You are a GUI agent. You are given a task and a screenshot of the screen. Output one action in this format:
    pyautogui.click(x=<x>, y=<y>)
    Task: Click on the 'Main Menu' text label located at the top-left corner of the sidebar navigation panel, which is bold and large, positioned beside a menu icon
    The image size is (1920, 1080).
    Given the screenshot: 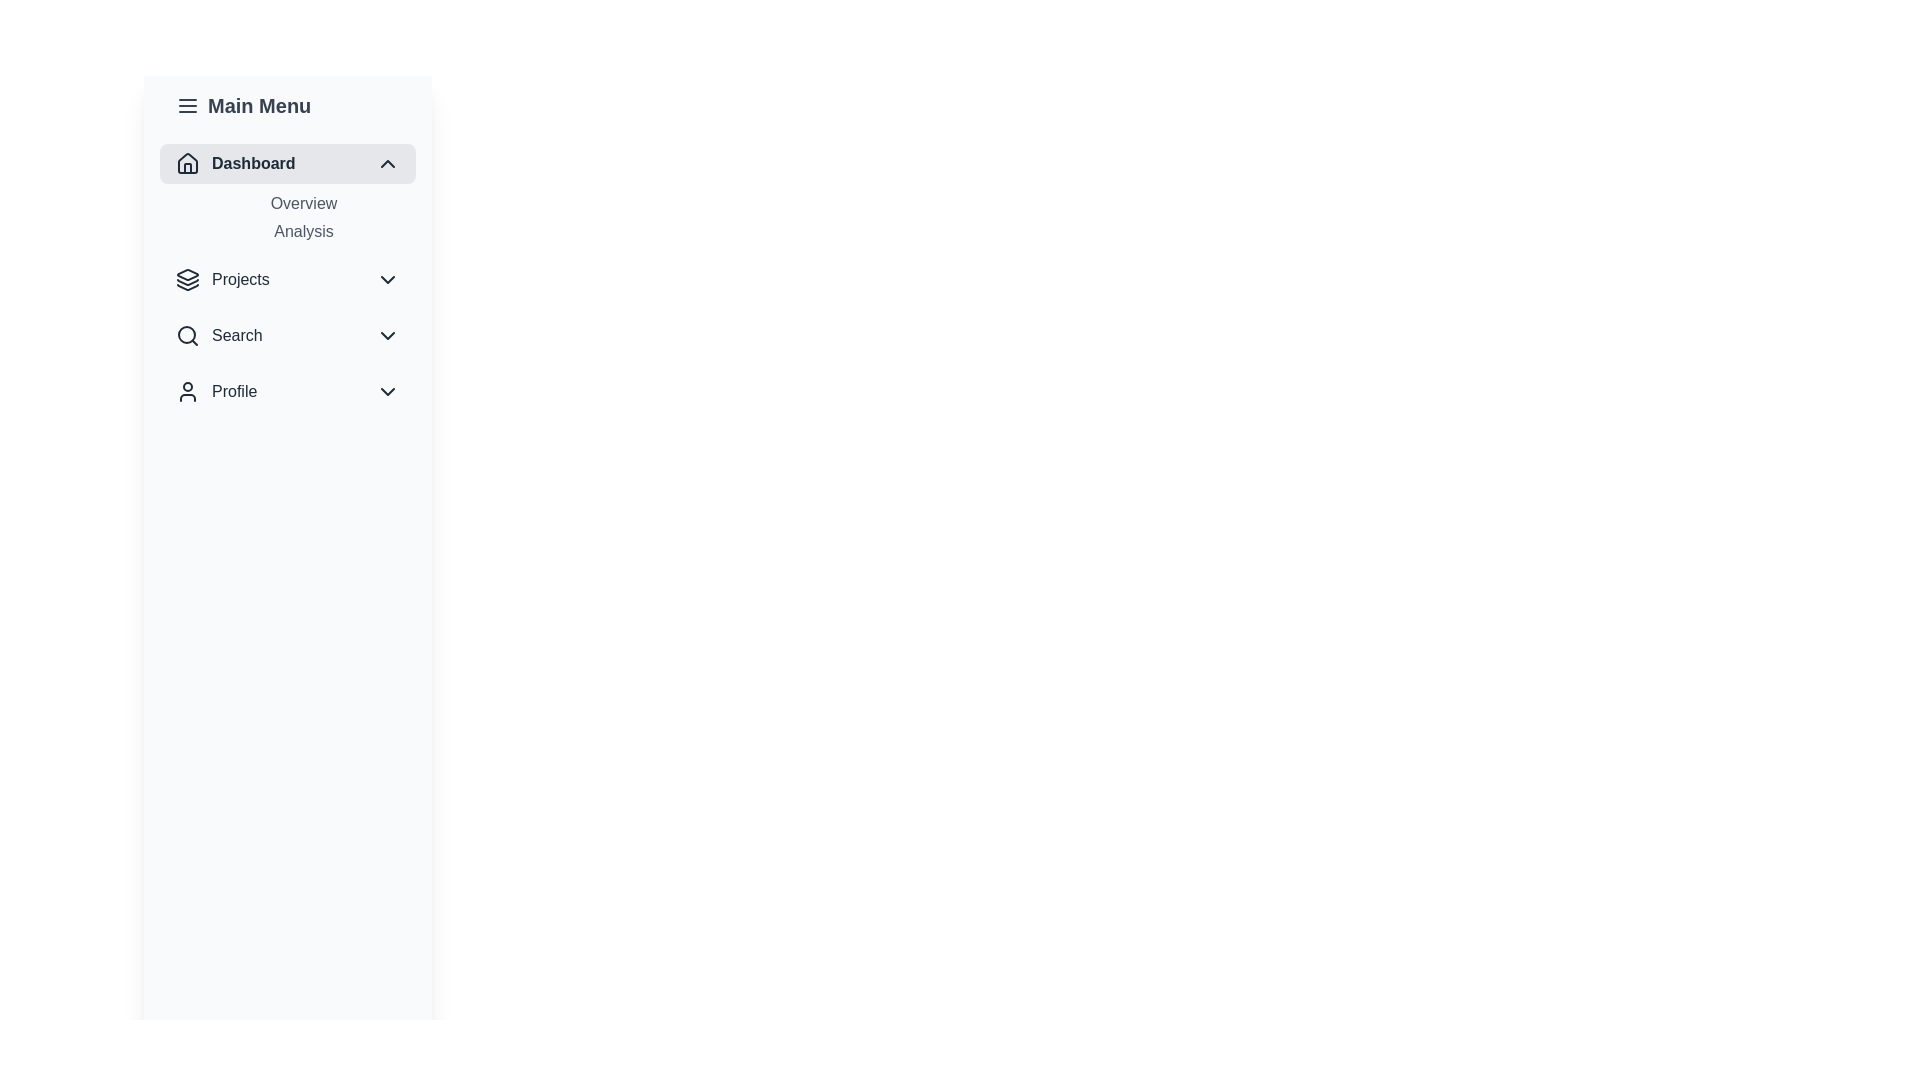 What is the action you would take?
    pyautogui.click(x=287, y=105)
    